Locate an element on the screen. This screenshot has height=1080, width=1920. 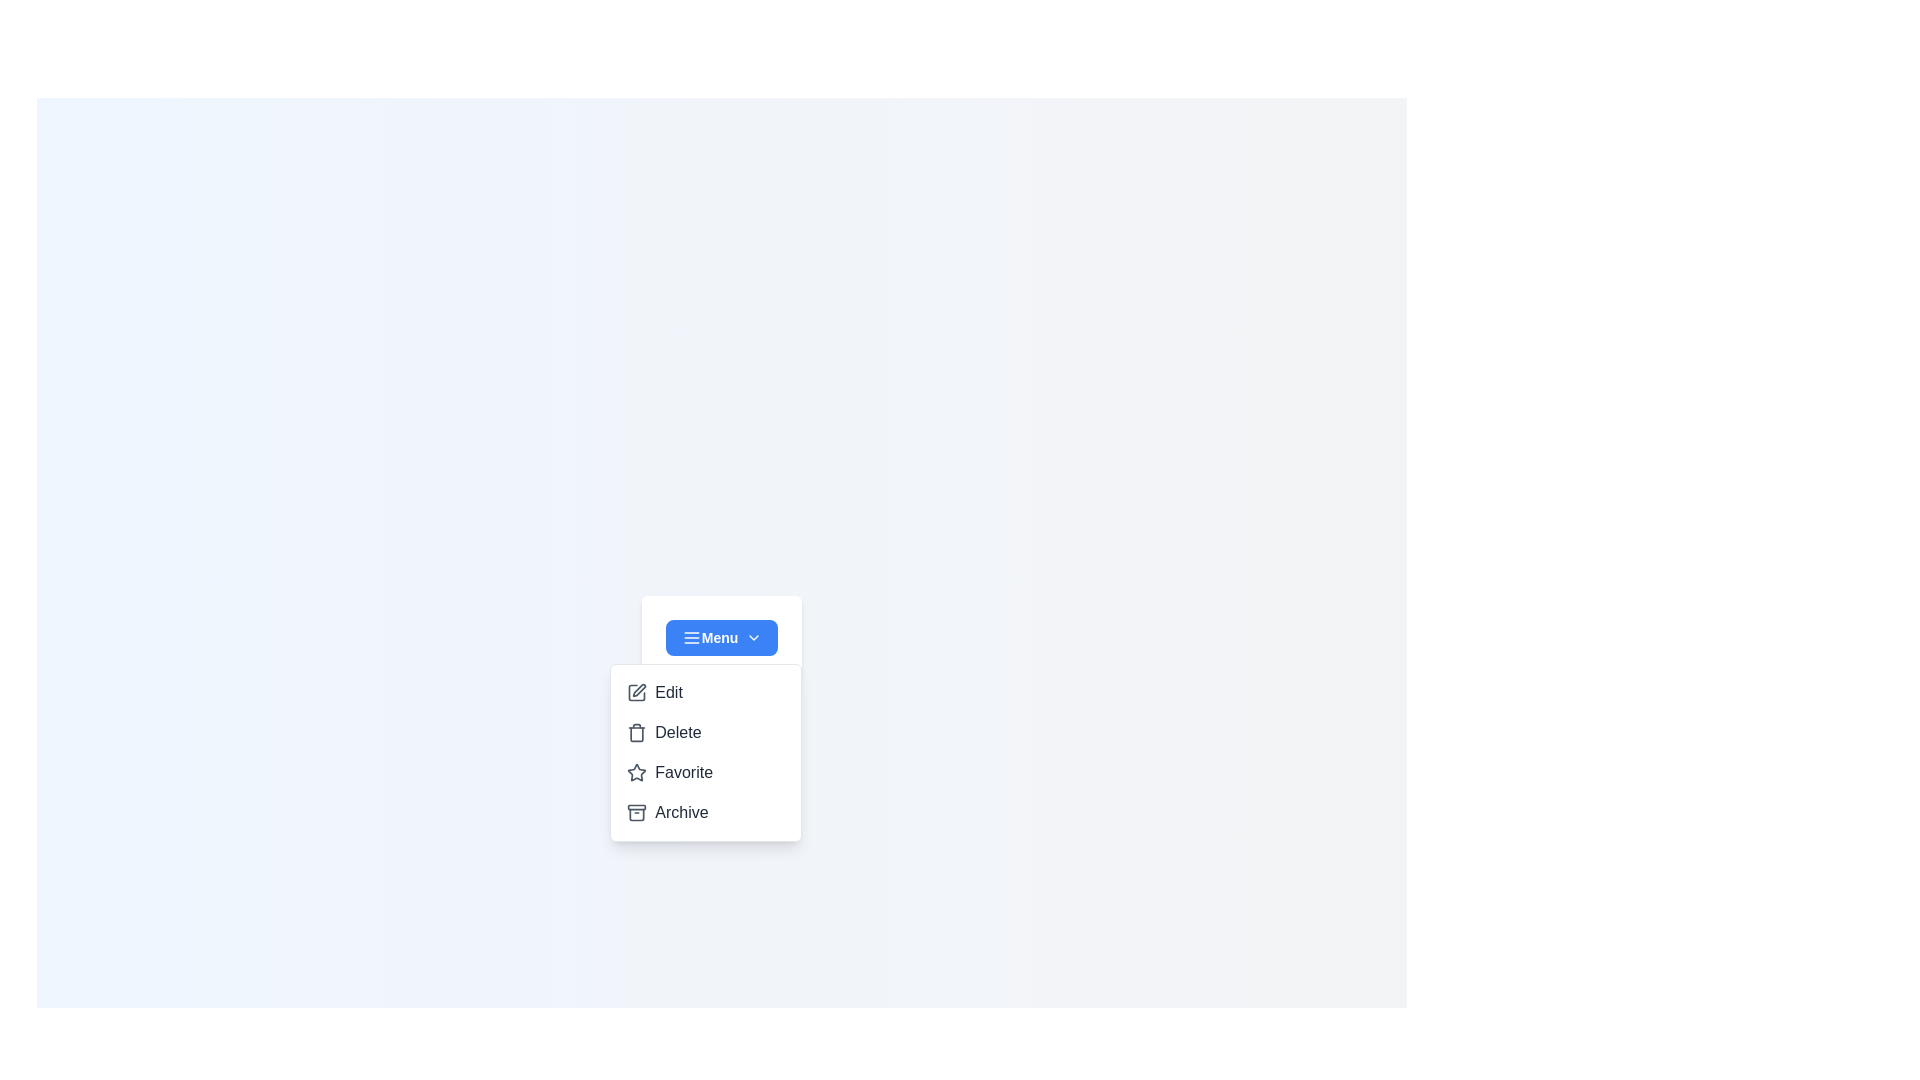
the option Archive from the dropdown menu is located at coordinates (706, 813).